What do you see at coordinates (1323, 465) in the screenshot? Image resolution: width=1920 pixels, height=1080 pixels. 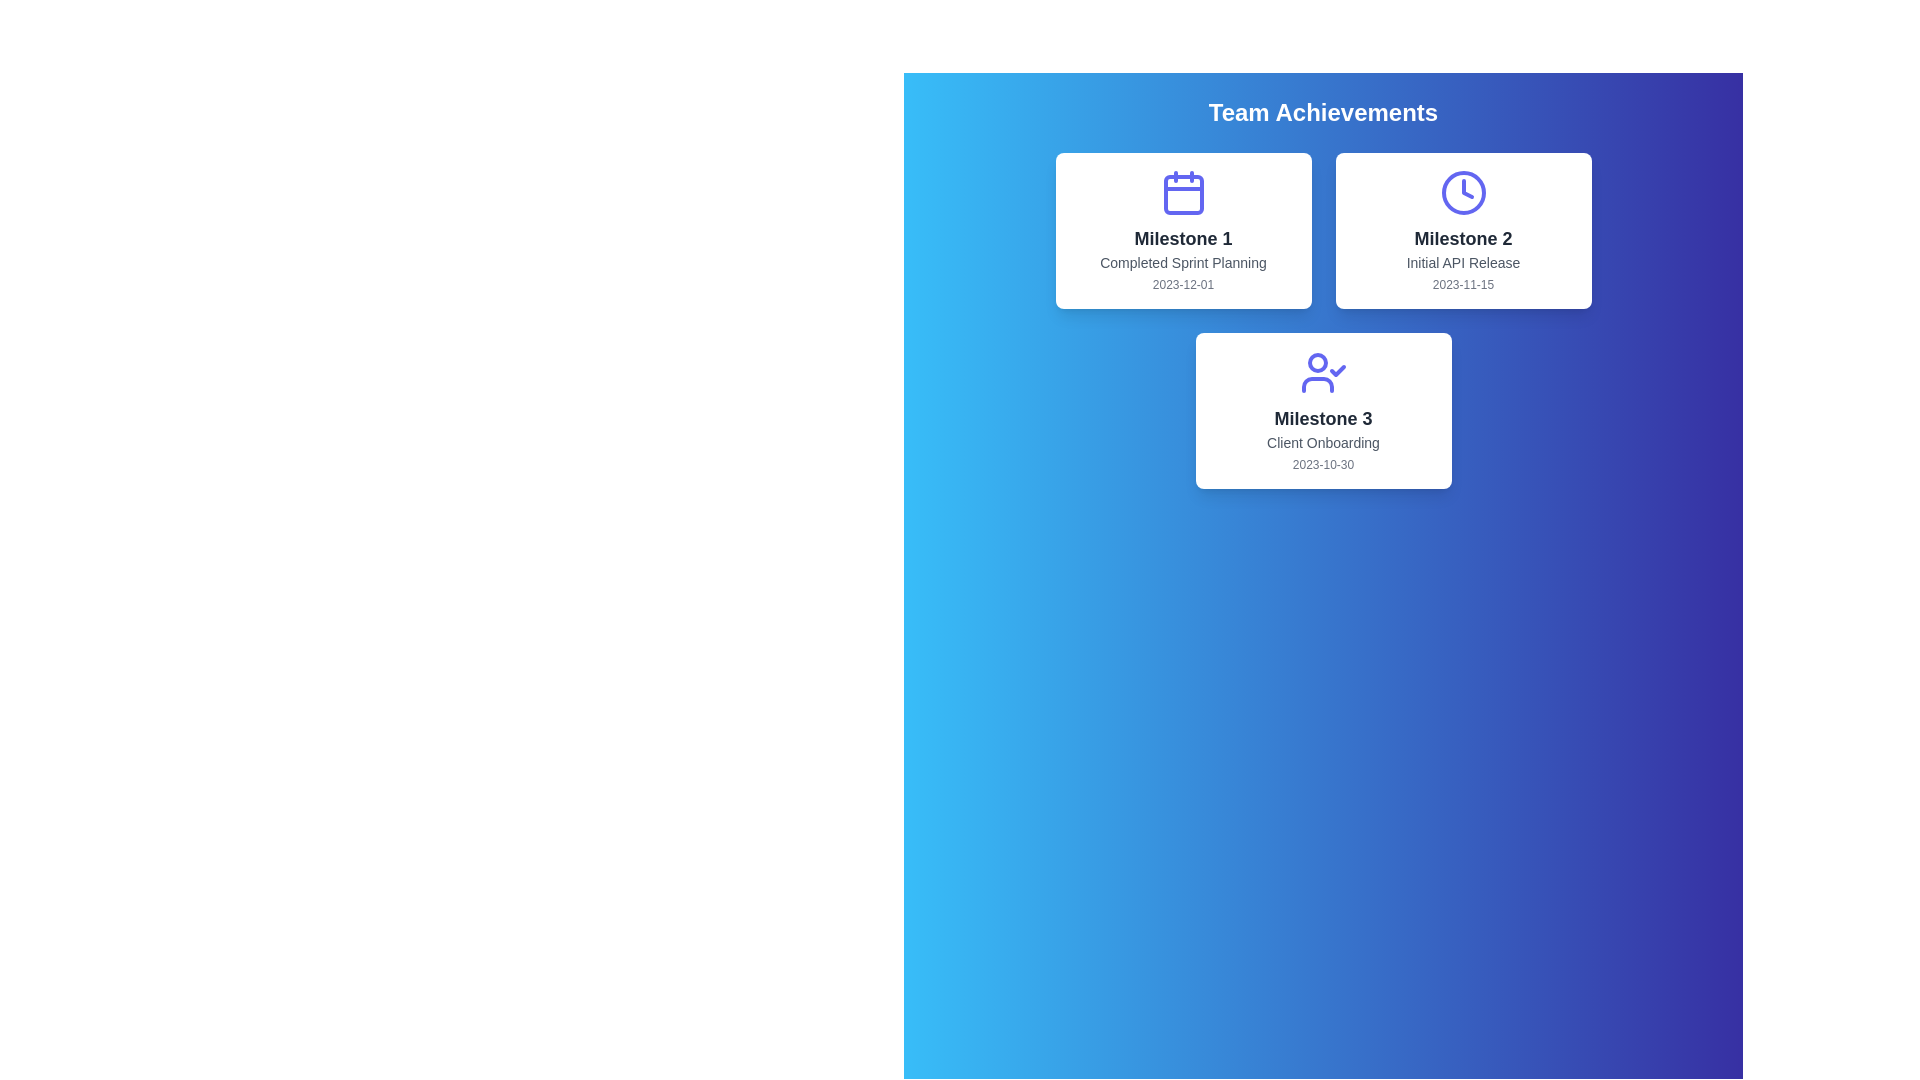 I see `the text label displaying the date '2023-10-30', which is positioned below 'Client Onboarding' within the white, rounded-corner card for 'Milestone 3'` at bounding box center [1323, 465].